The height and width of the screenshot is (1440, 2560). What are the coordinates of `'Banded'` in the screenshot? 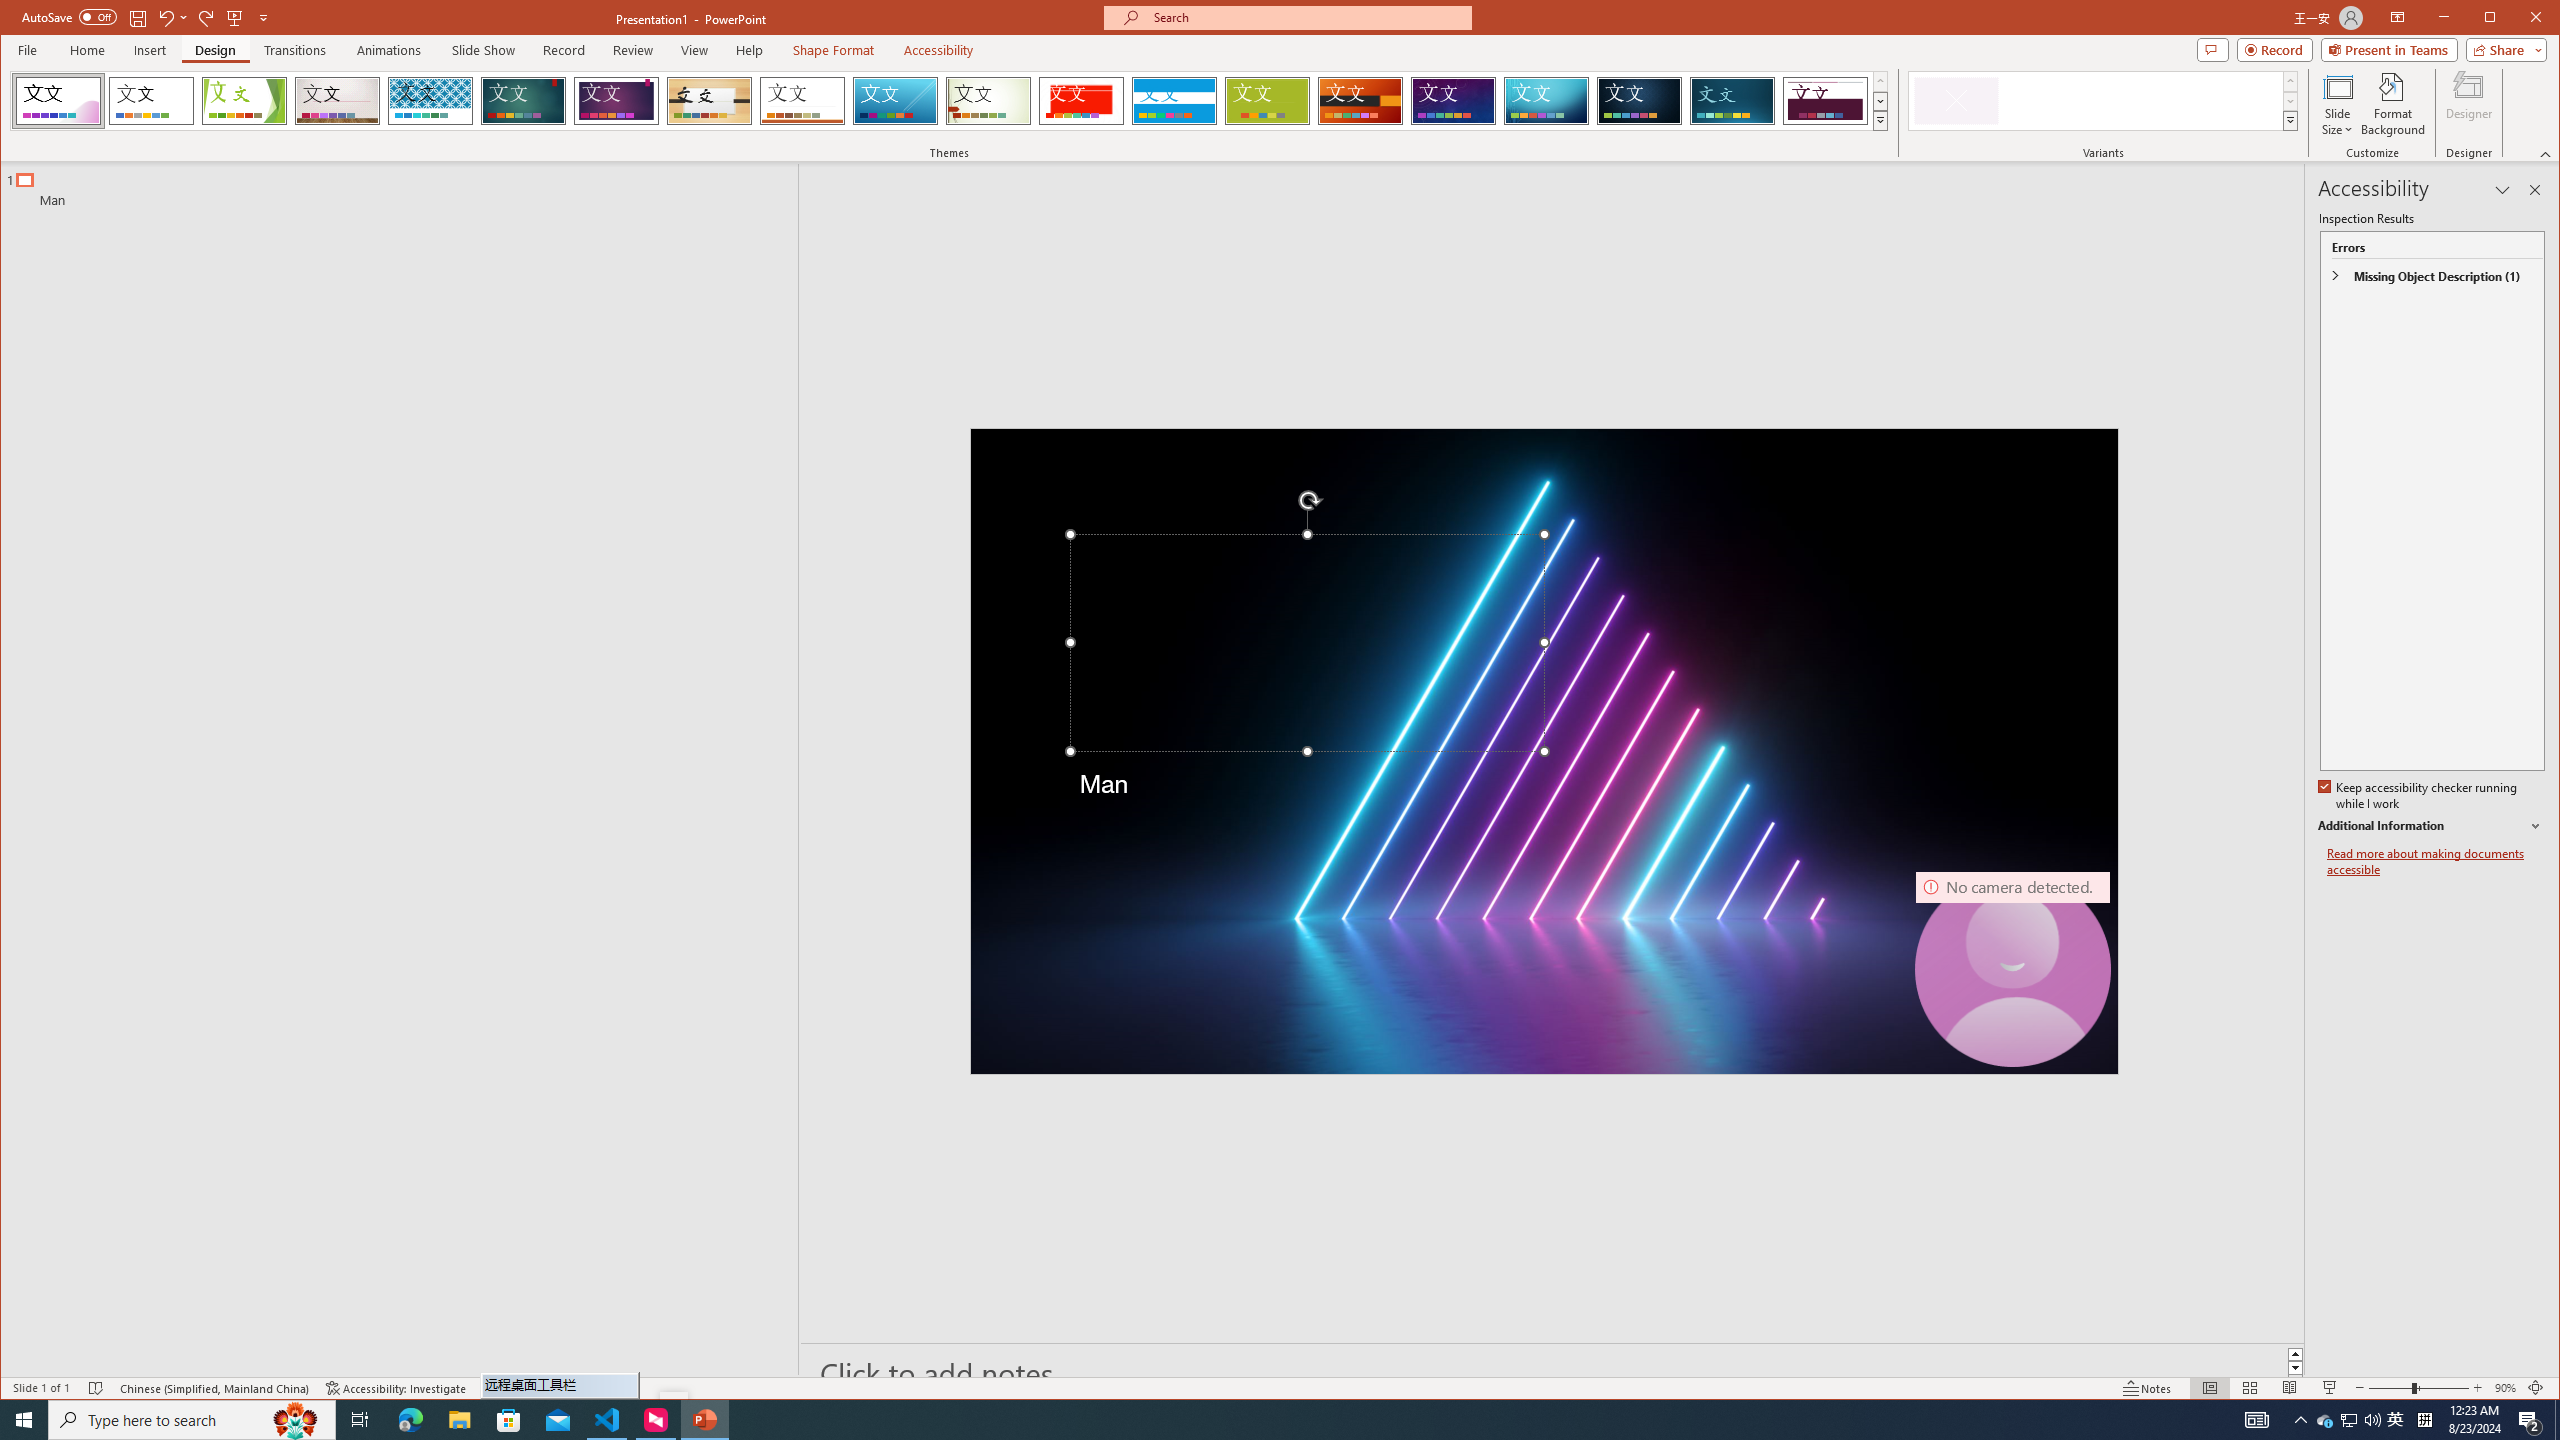 It's located at (1174, 100).